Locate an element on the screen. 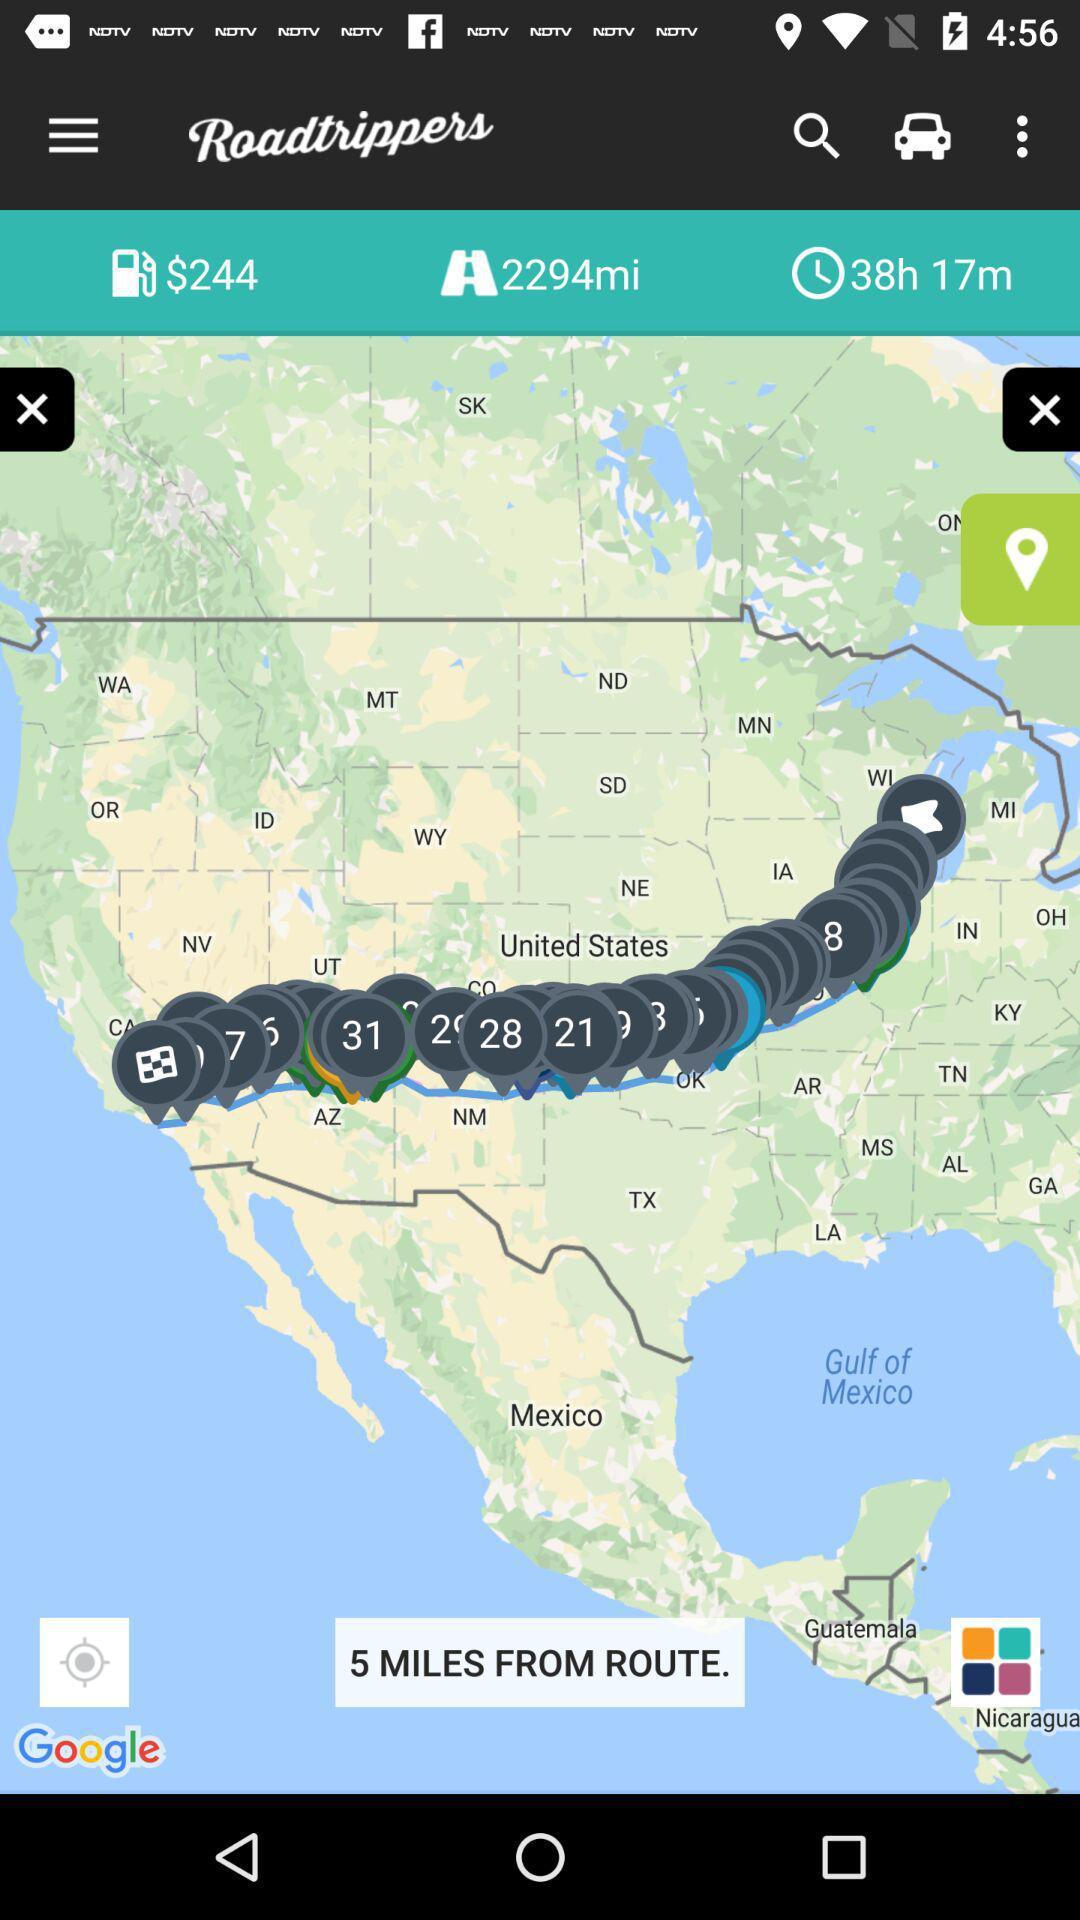 The image size is (1080, 1920). the dashboard icon is located at coordinates (995, 1662).